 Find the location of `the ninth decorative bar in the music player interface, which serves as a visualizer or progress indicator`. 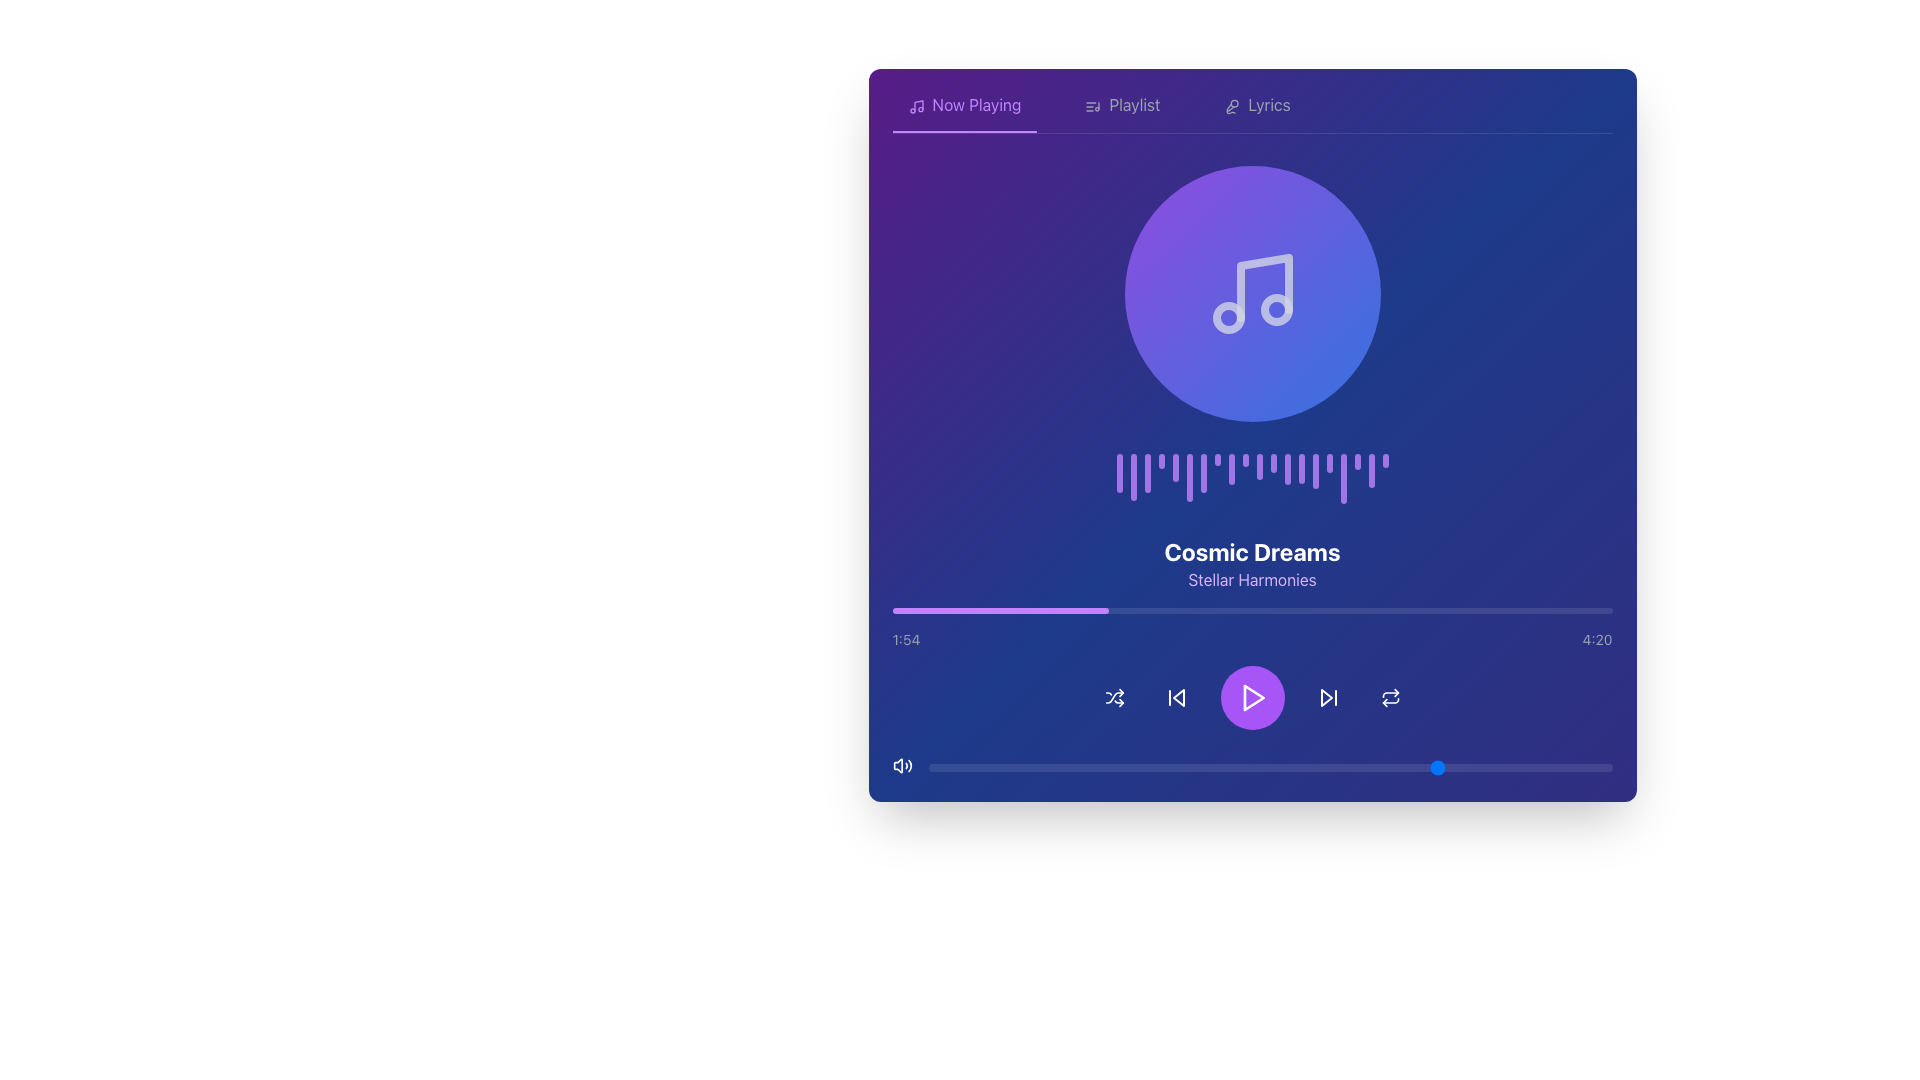

the ninth decorative bar in the music player interface, which serves as a visualizer or progress indicator is located at coordinates (1230, 469).